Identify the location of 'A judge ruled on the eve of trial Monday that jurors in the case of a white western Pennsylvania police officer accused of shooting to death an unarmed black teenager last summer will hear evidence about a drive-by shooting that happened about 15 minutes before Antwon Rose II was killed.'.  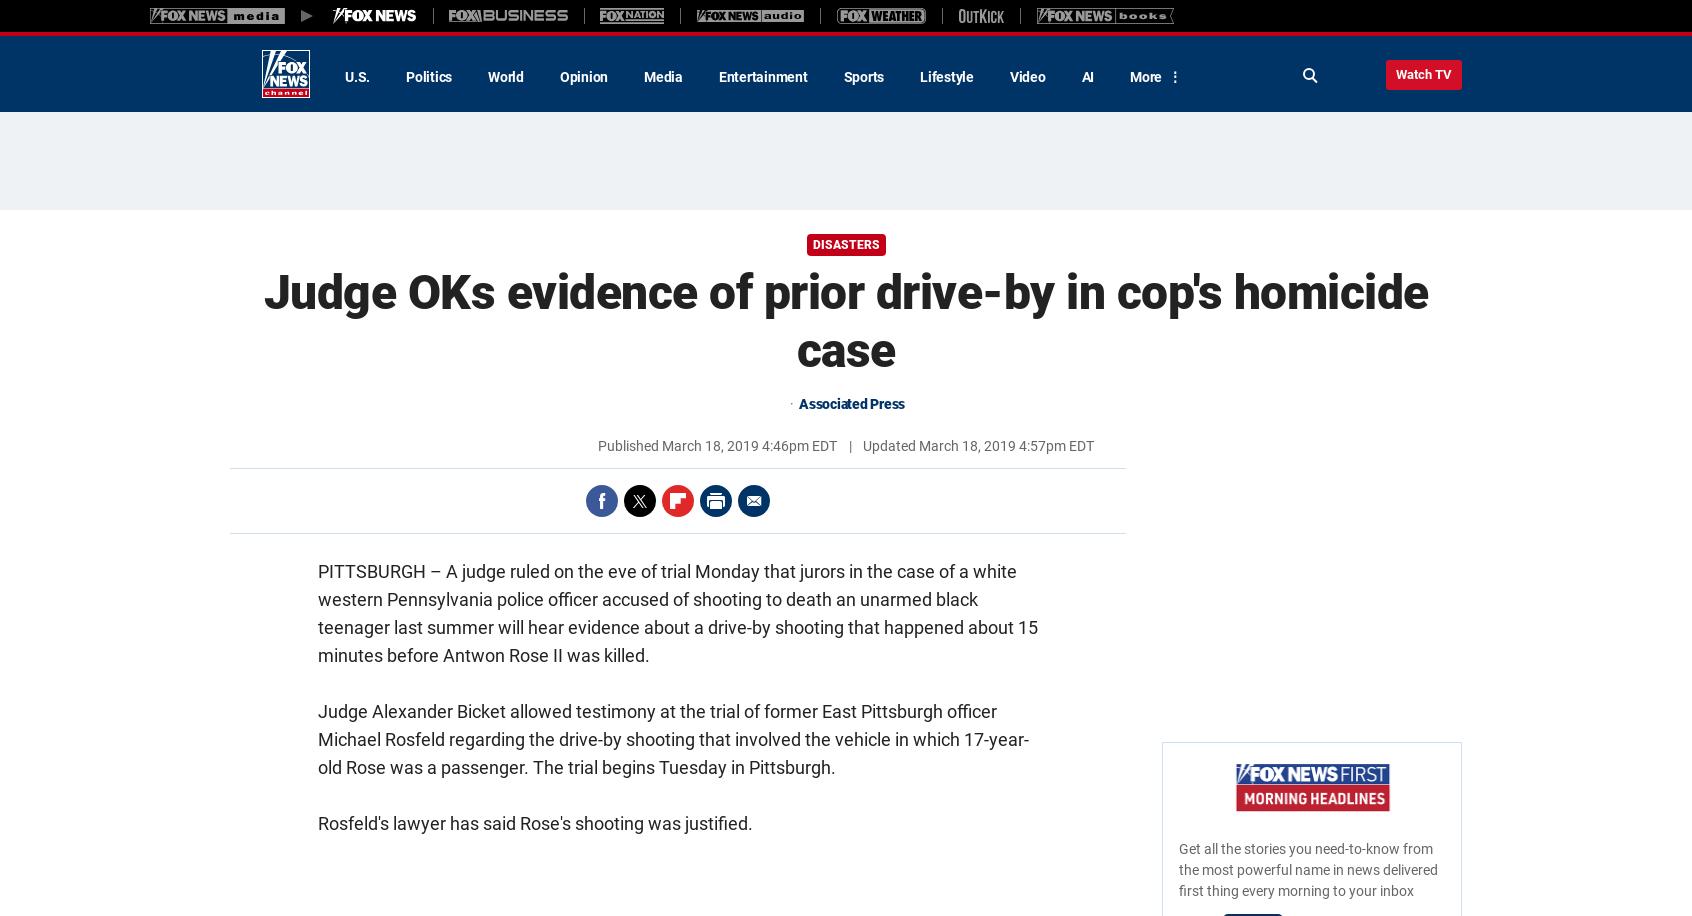
(677, 613).